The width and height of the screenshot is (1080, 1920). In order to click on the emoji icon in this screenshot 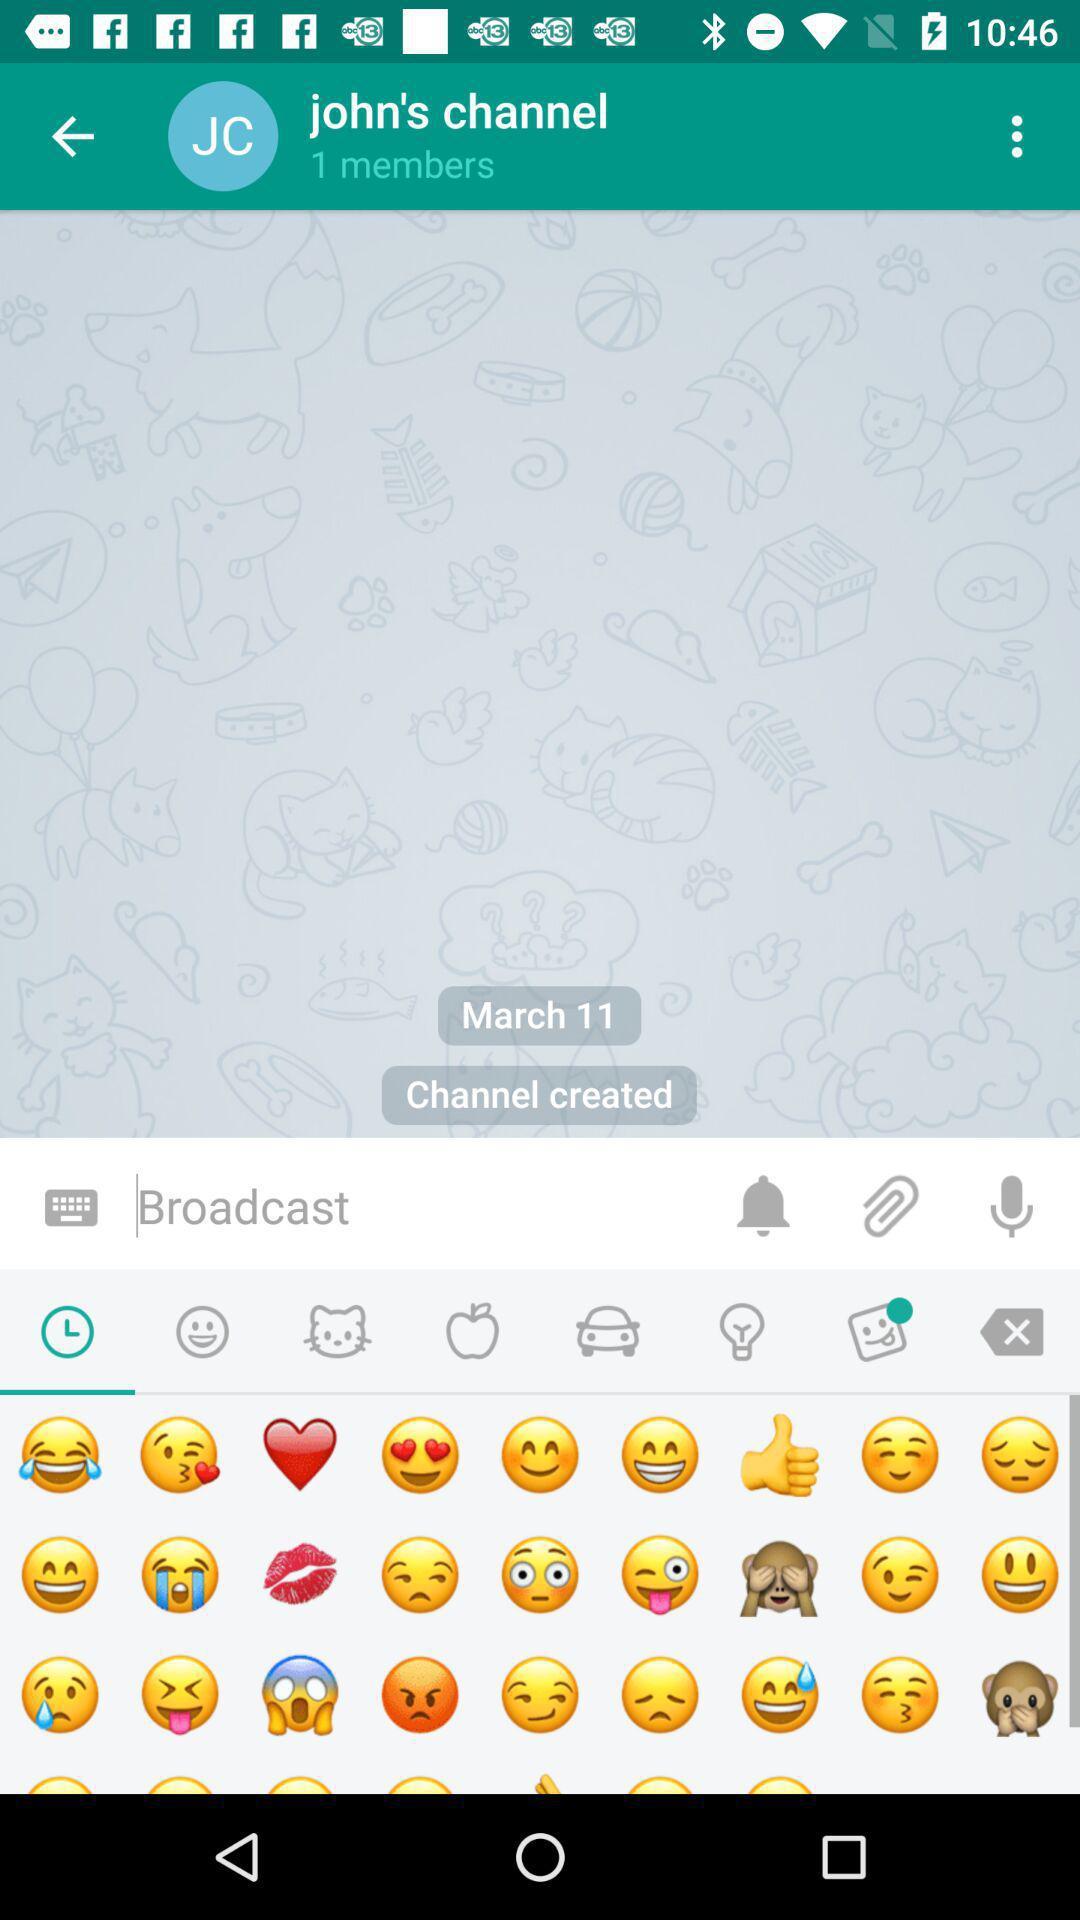, I will do `click(1019, 1454)`.